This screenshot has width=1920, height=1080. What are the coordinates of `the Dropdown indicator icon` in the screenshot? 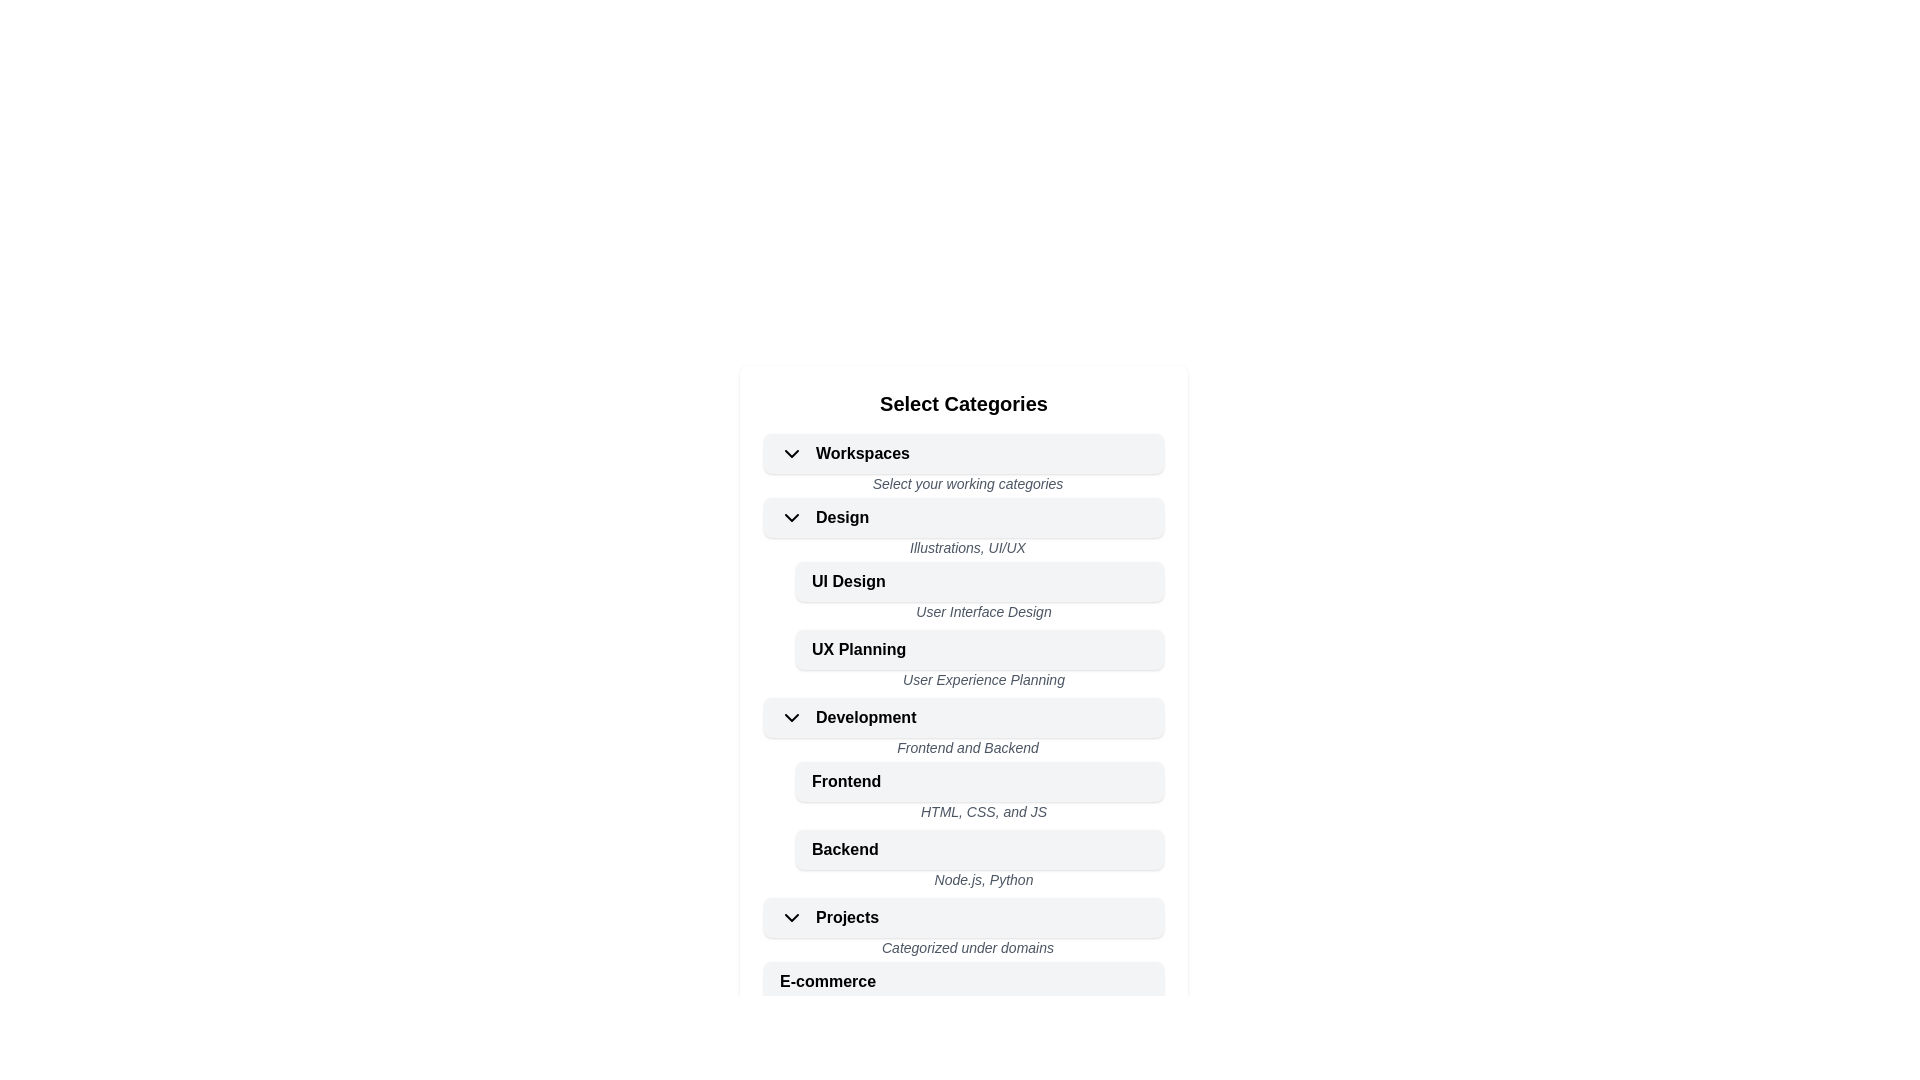 It's located at (791, 918).